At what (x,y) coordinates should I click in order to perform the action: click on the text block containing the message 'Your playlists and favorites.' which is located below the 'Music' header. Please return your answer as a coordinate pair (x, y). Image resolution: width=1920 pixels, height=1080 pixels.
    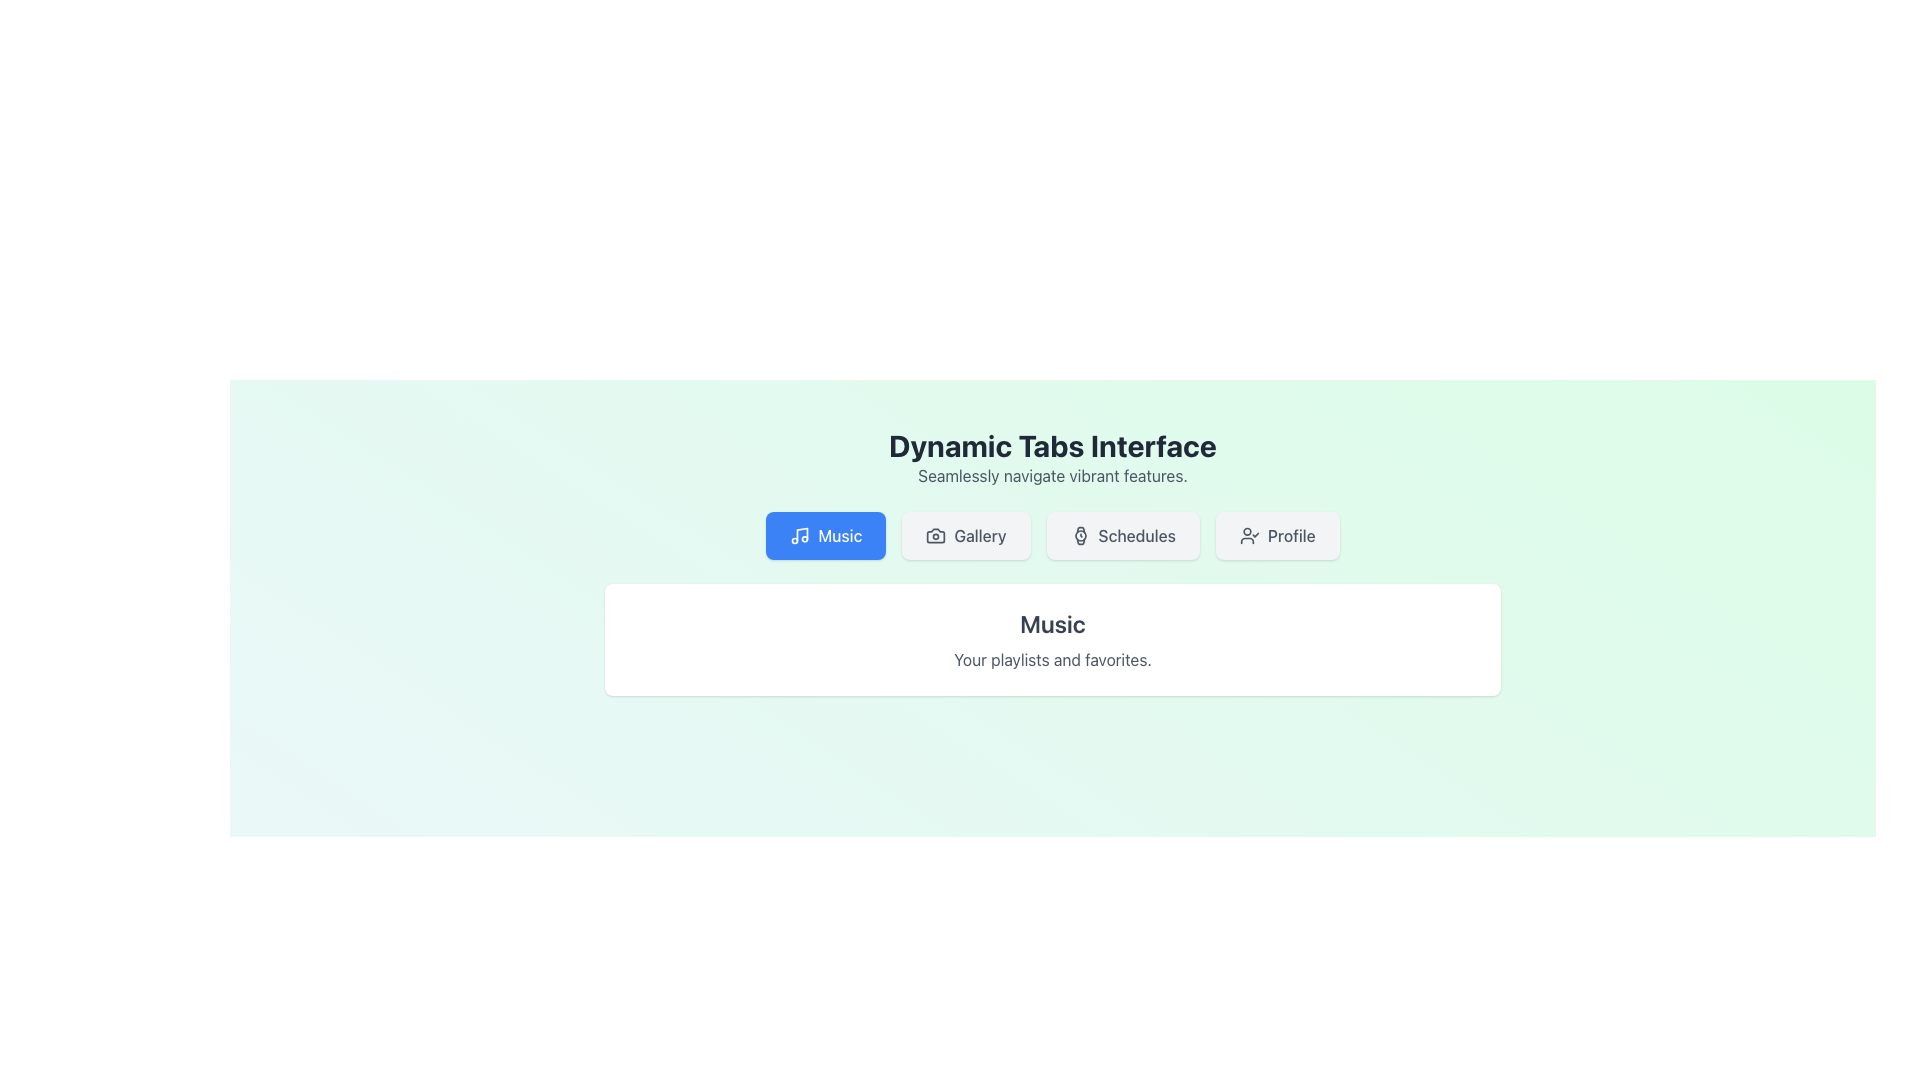
    Looking at the image, I should click on (1051, 659).